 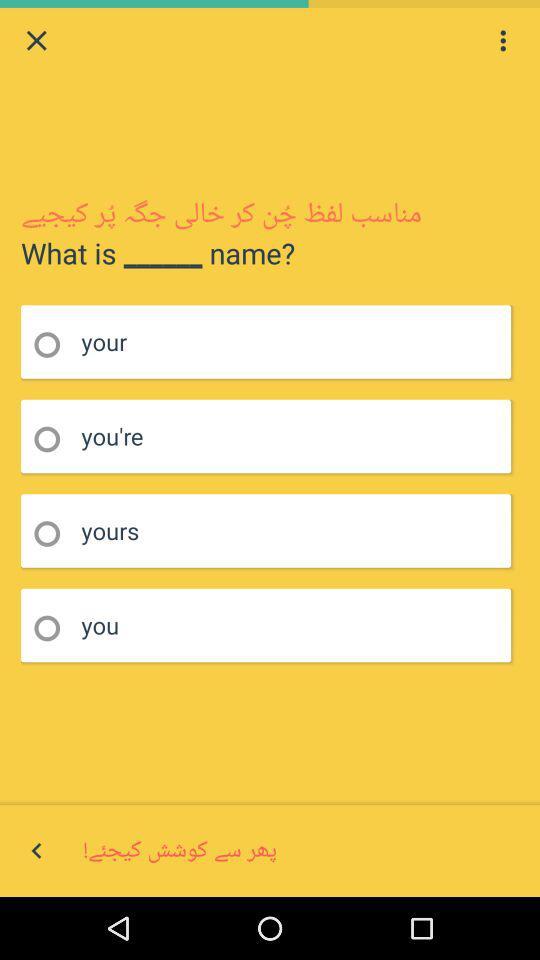 I want to click on click the option, so click(x=53, y=627).